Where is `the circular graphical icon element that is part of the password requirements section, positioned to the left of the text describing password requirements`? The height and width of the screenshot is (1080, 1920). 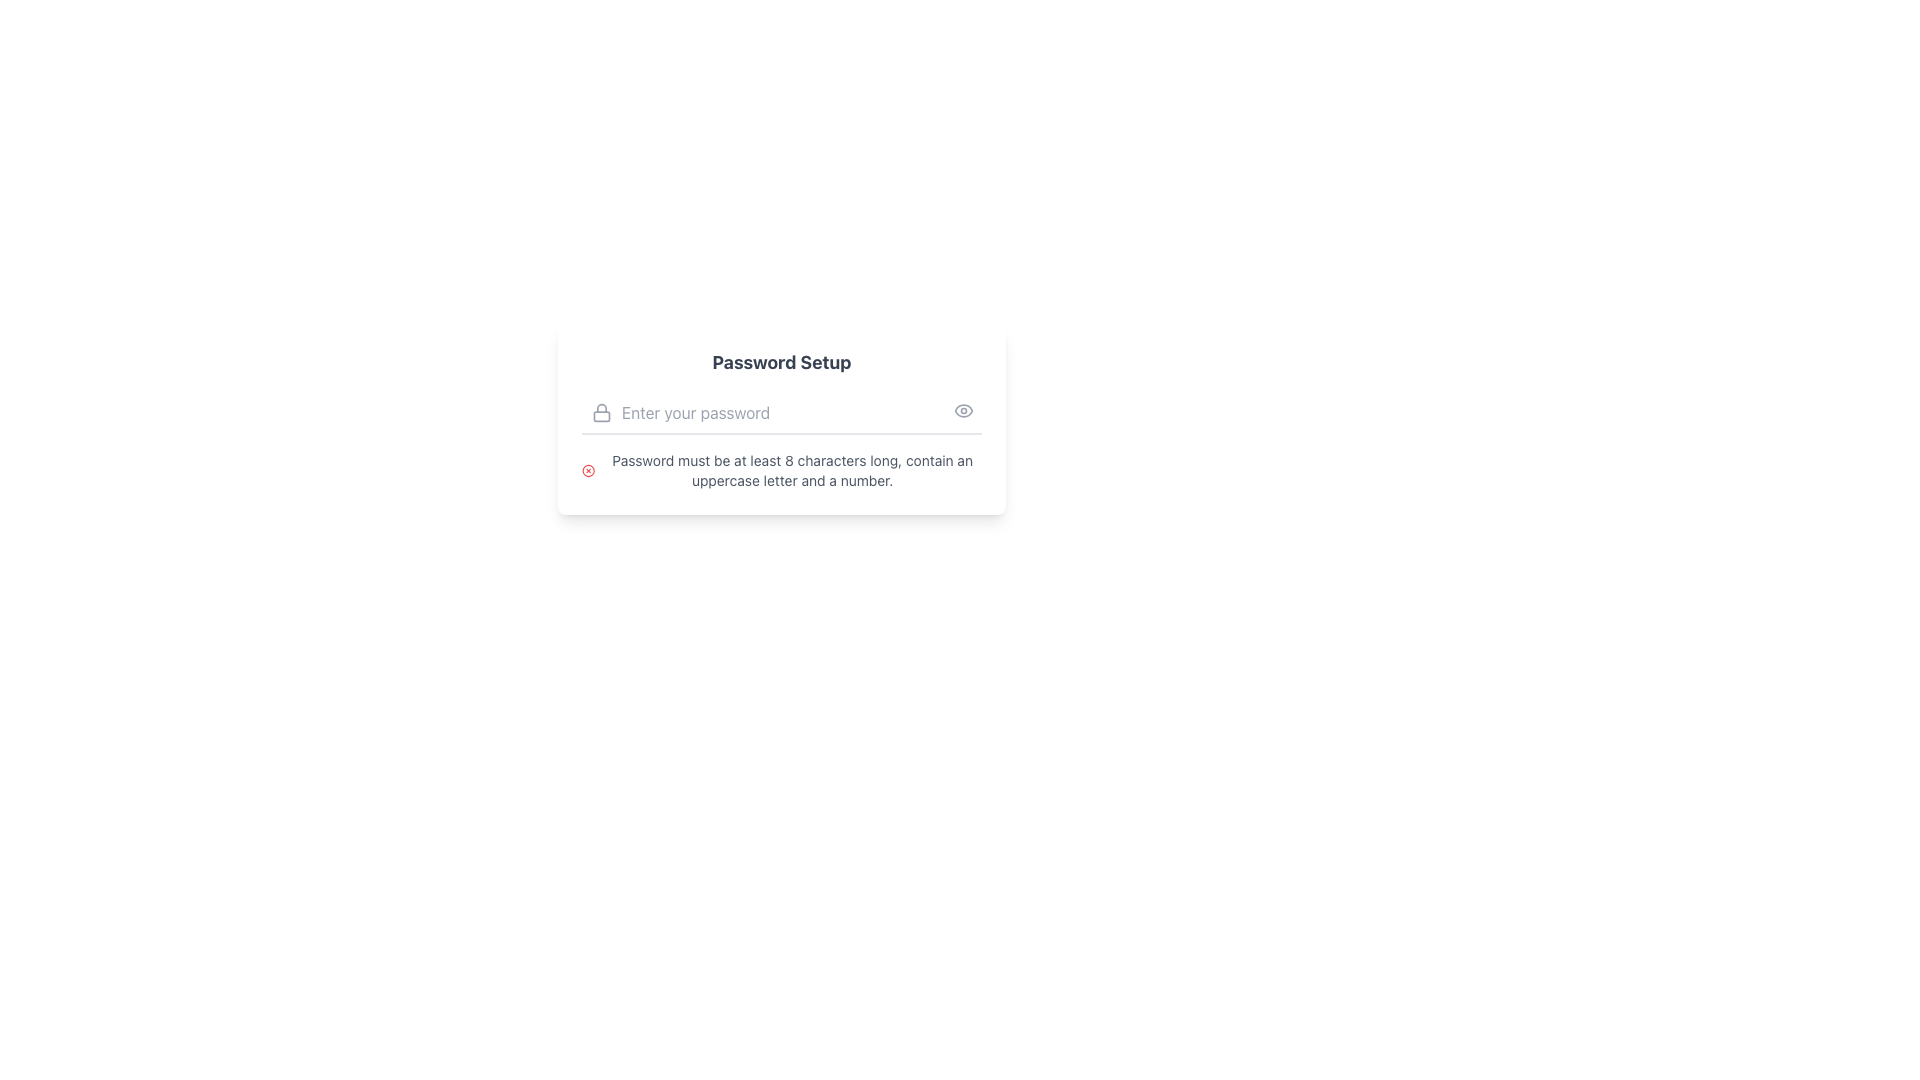
the circular graphical icon element that is part of the password requirements section, positioned to the left of the text describing password requirements is located at coordinates (587, 470).